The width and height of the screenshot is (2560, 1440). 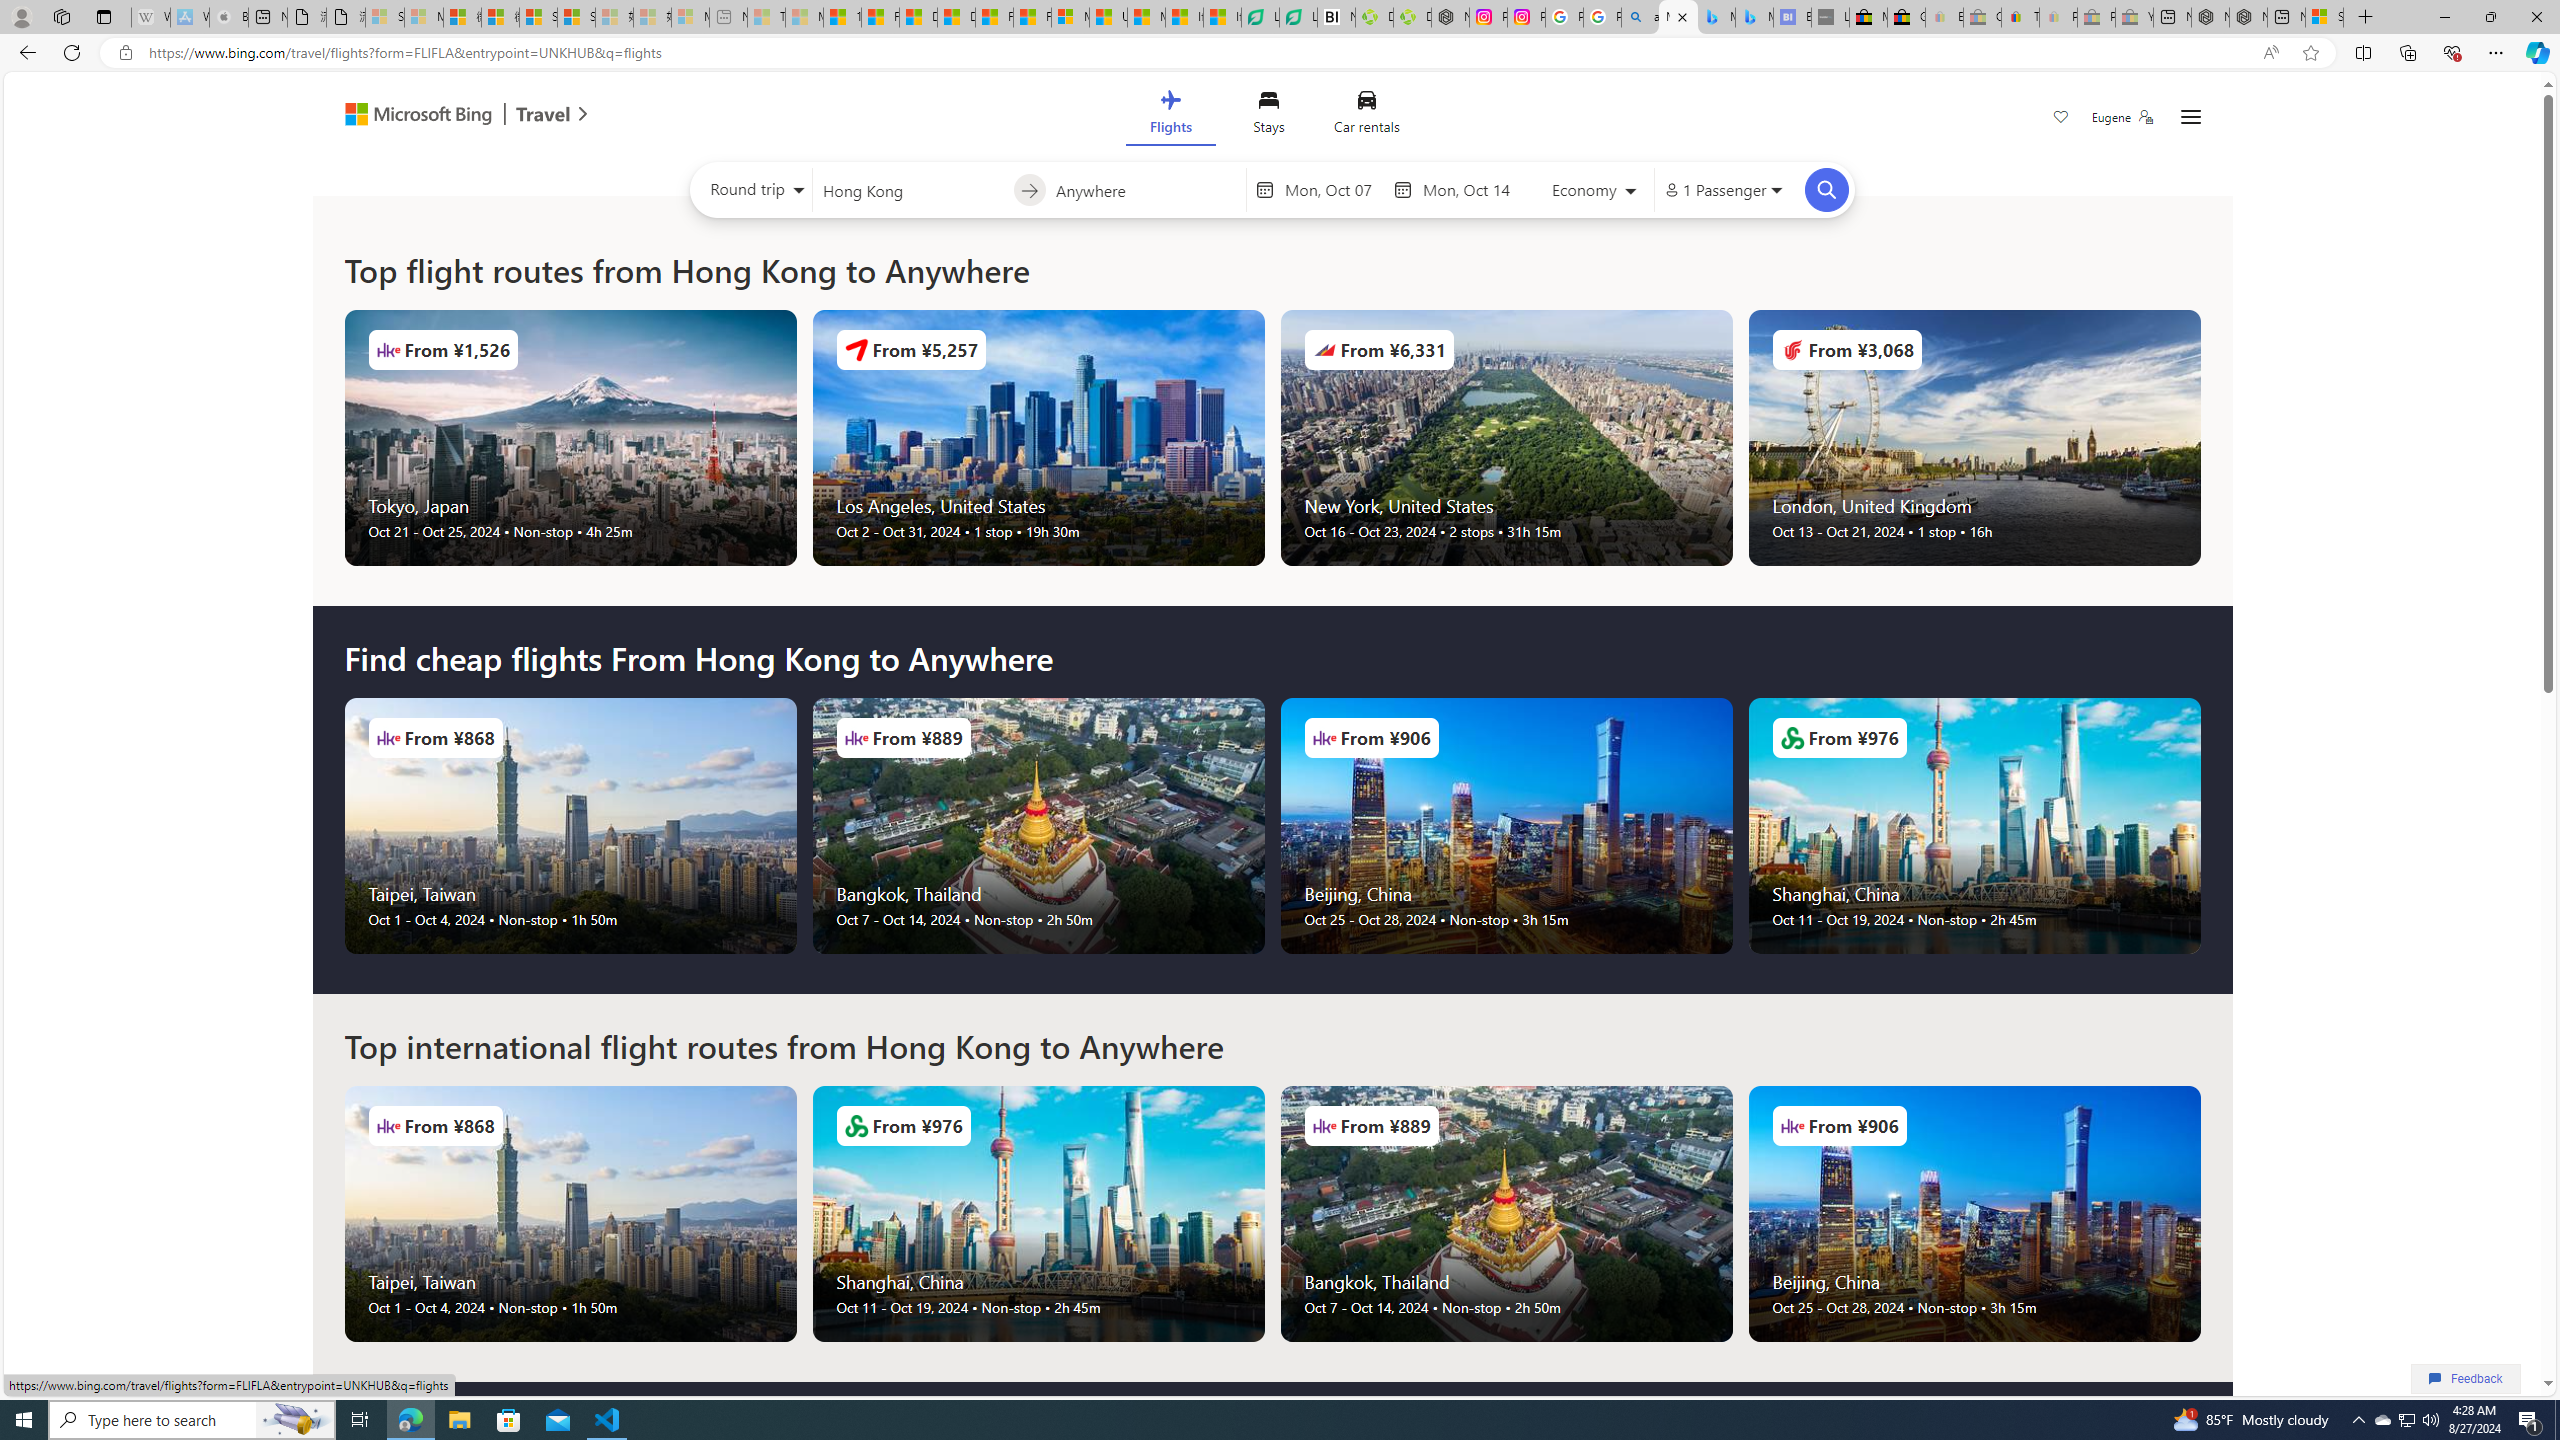 What do you see at coordinates (2135, 16) in the screenshot?
I see `'Yard, Garden & Outdoor Living - Sleeping'` at bounding box center [2135, 16].